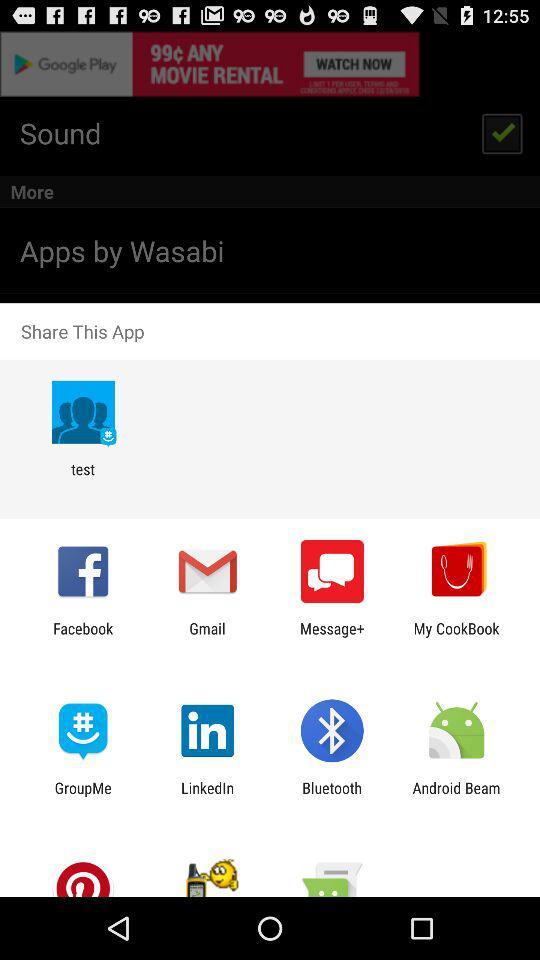  I want to click on the app to the right of the linkedin icon, so click(332, 796).